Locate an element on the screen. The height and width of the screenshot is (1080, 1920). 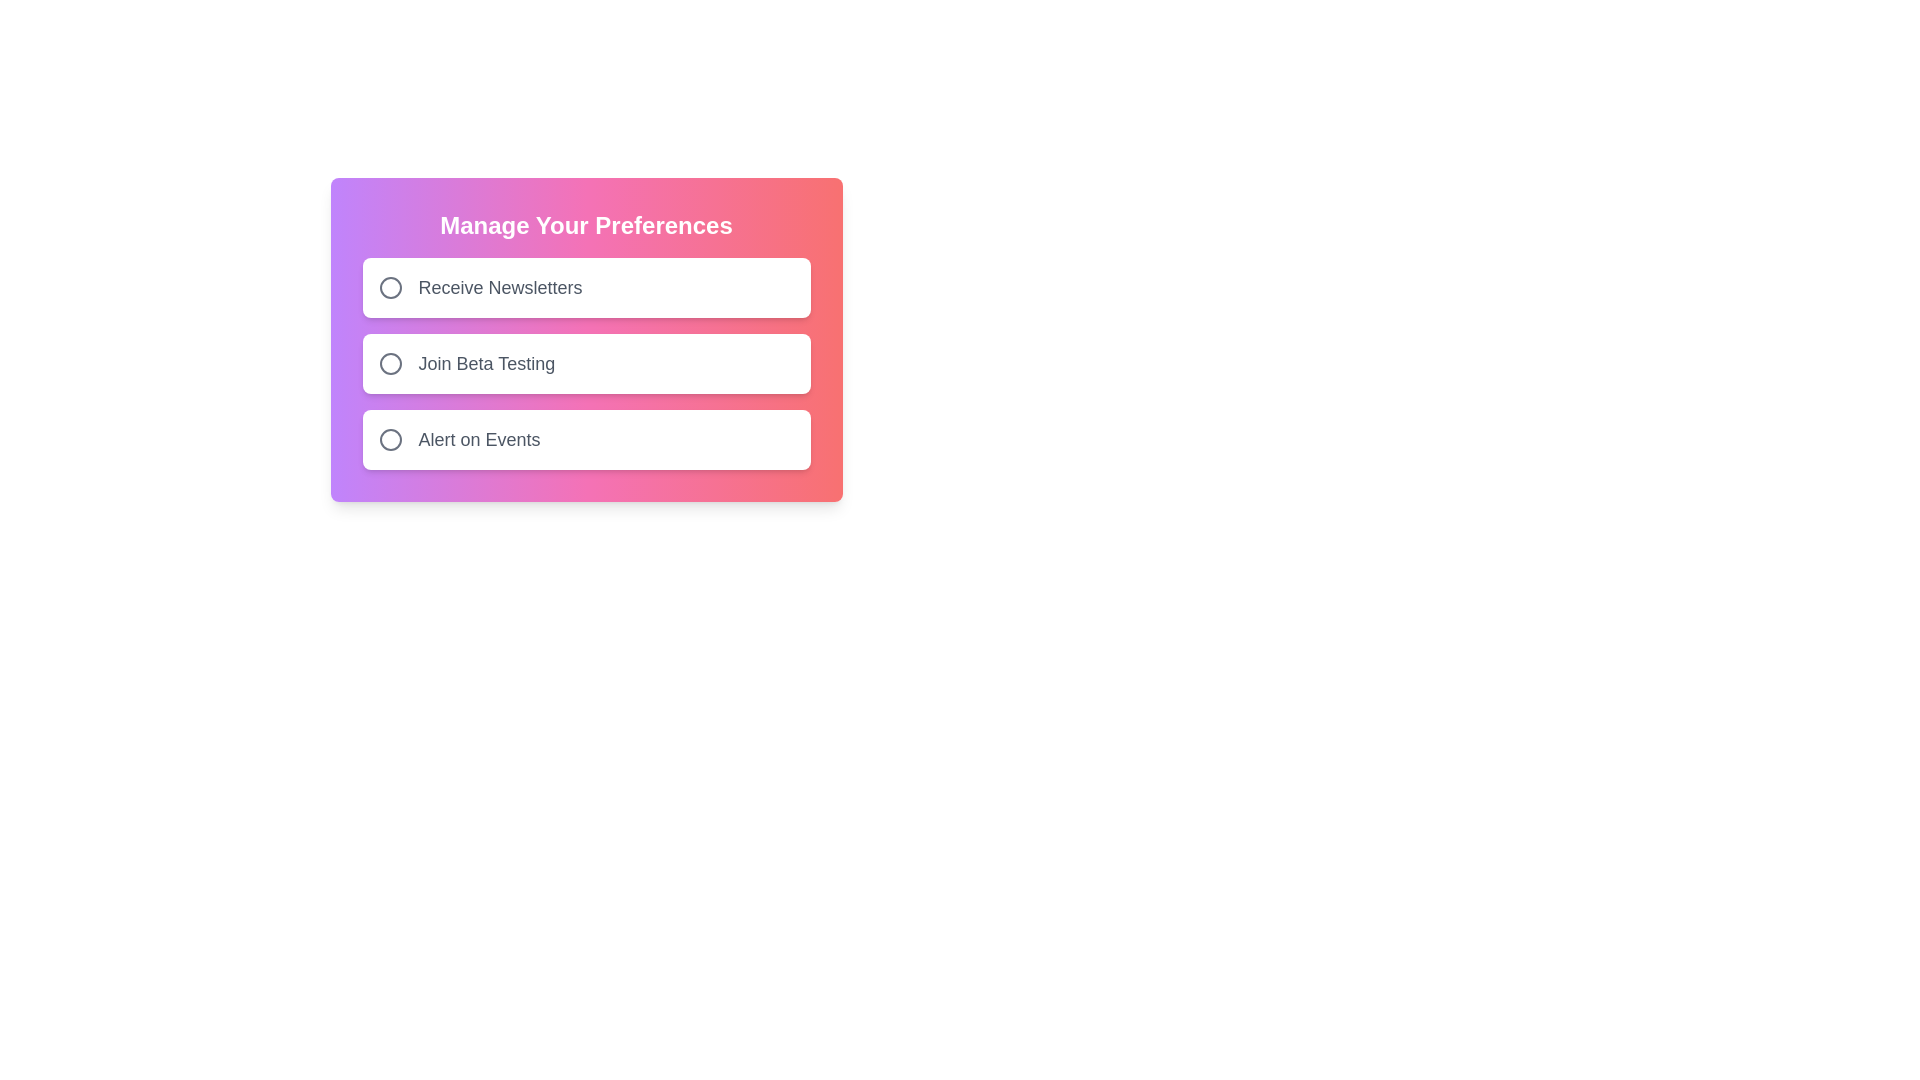
the 'Receive Newsletters' text label is located at coordinates (500, 288).